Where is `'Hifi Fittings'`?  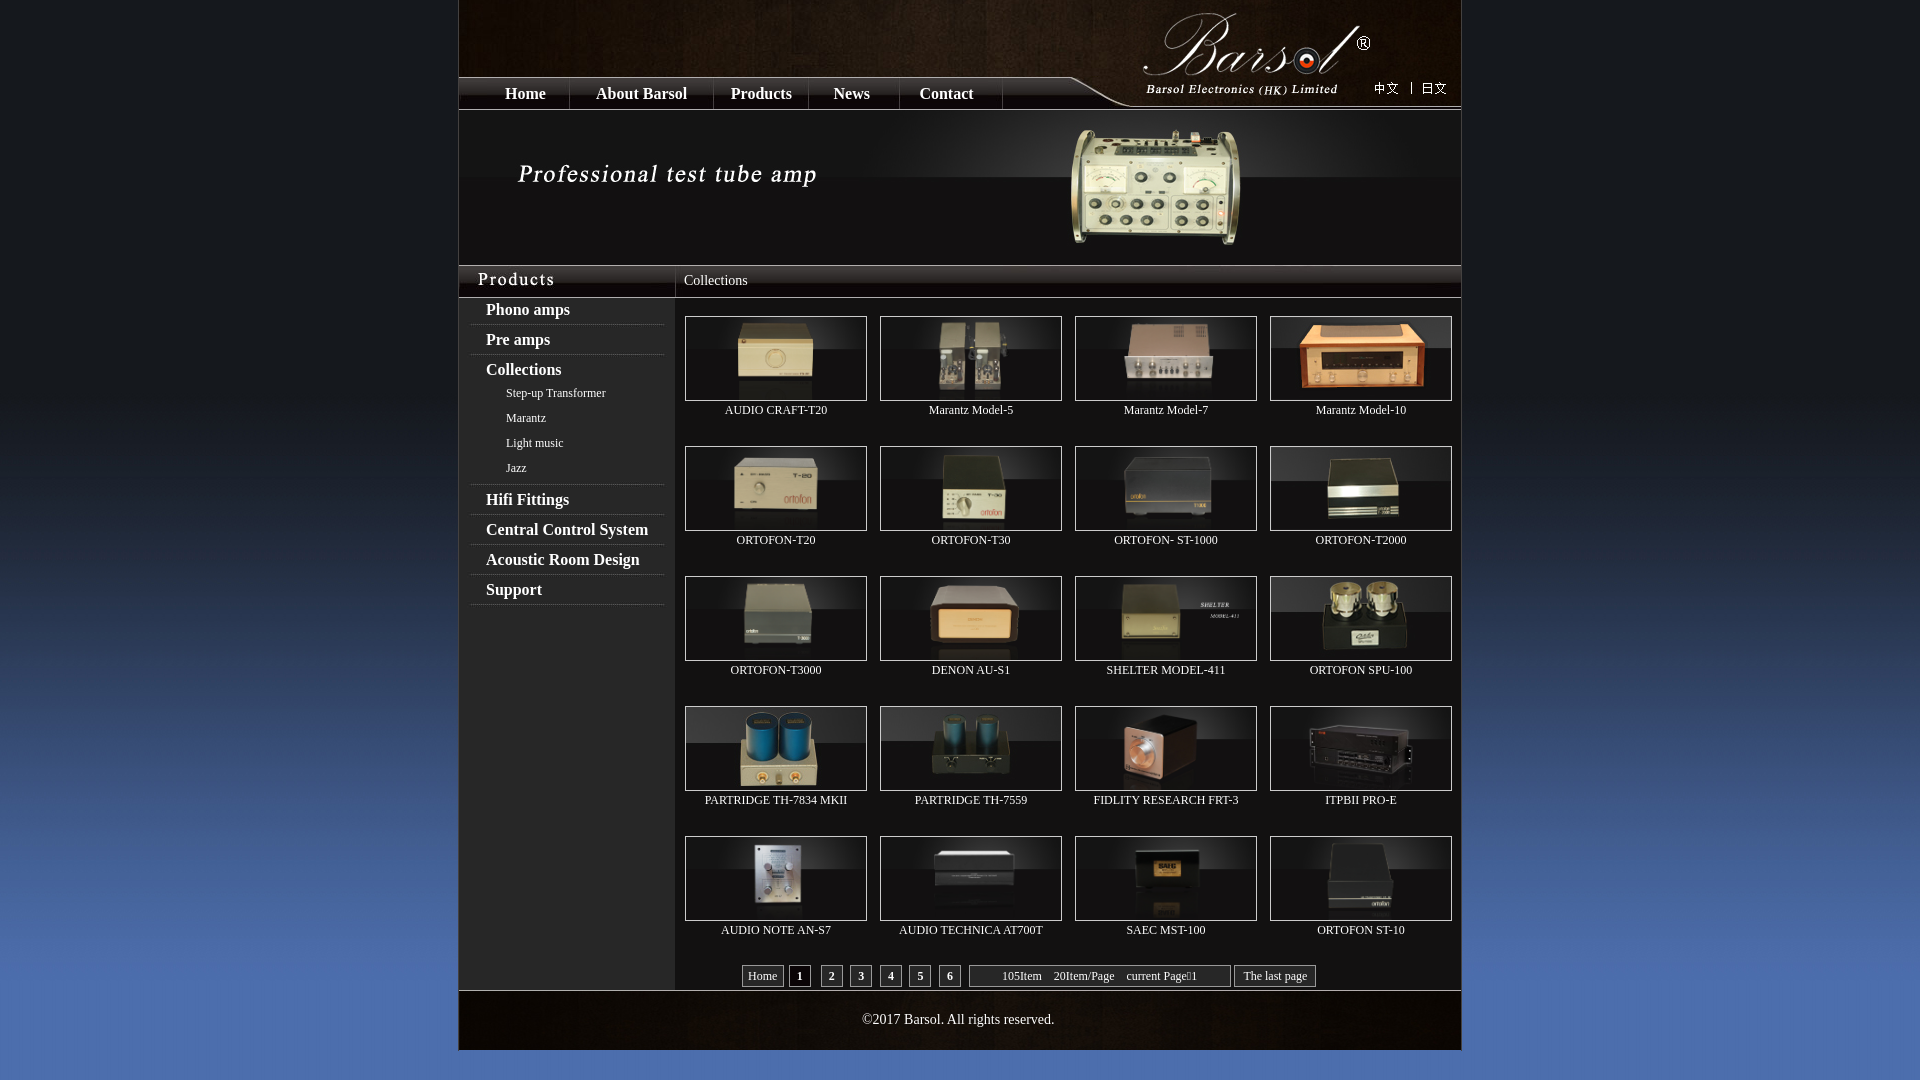
'Hifi Fittings' is located at coordinates (565, 498).